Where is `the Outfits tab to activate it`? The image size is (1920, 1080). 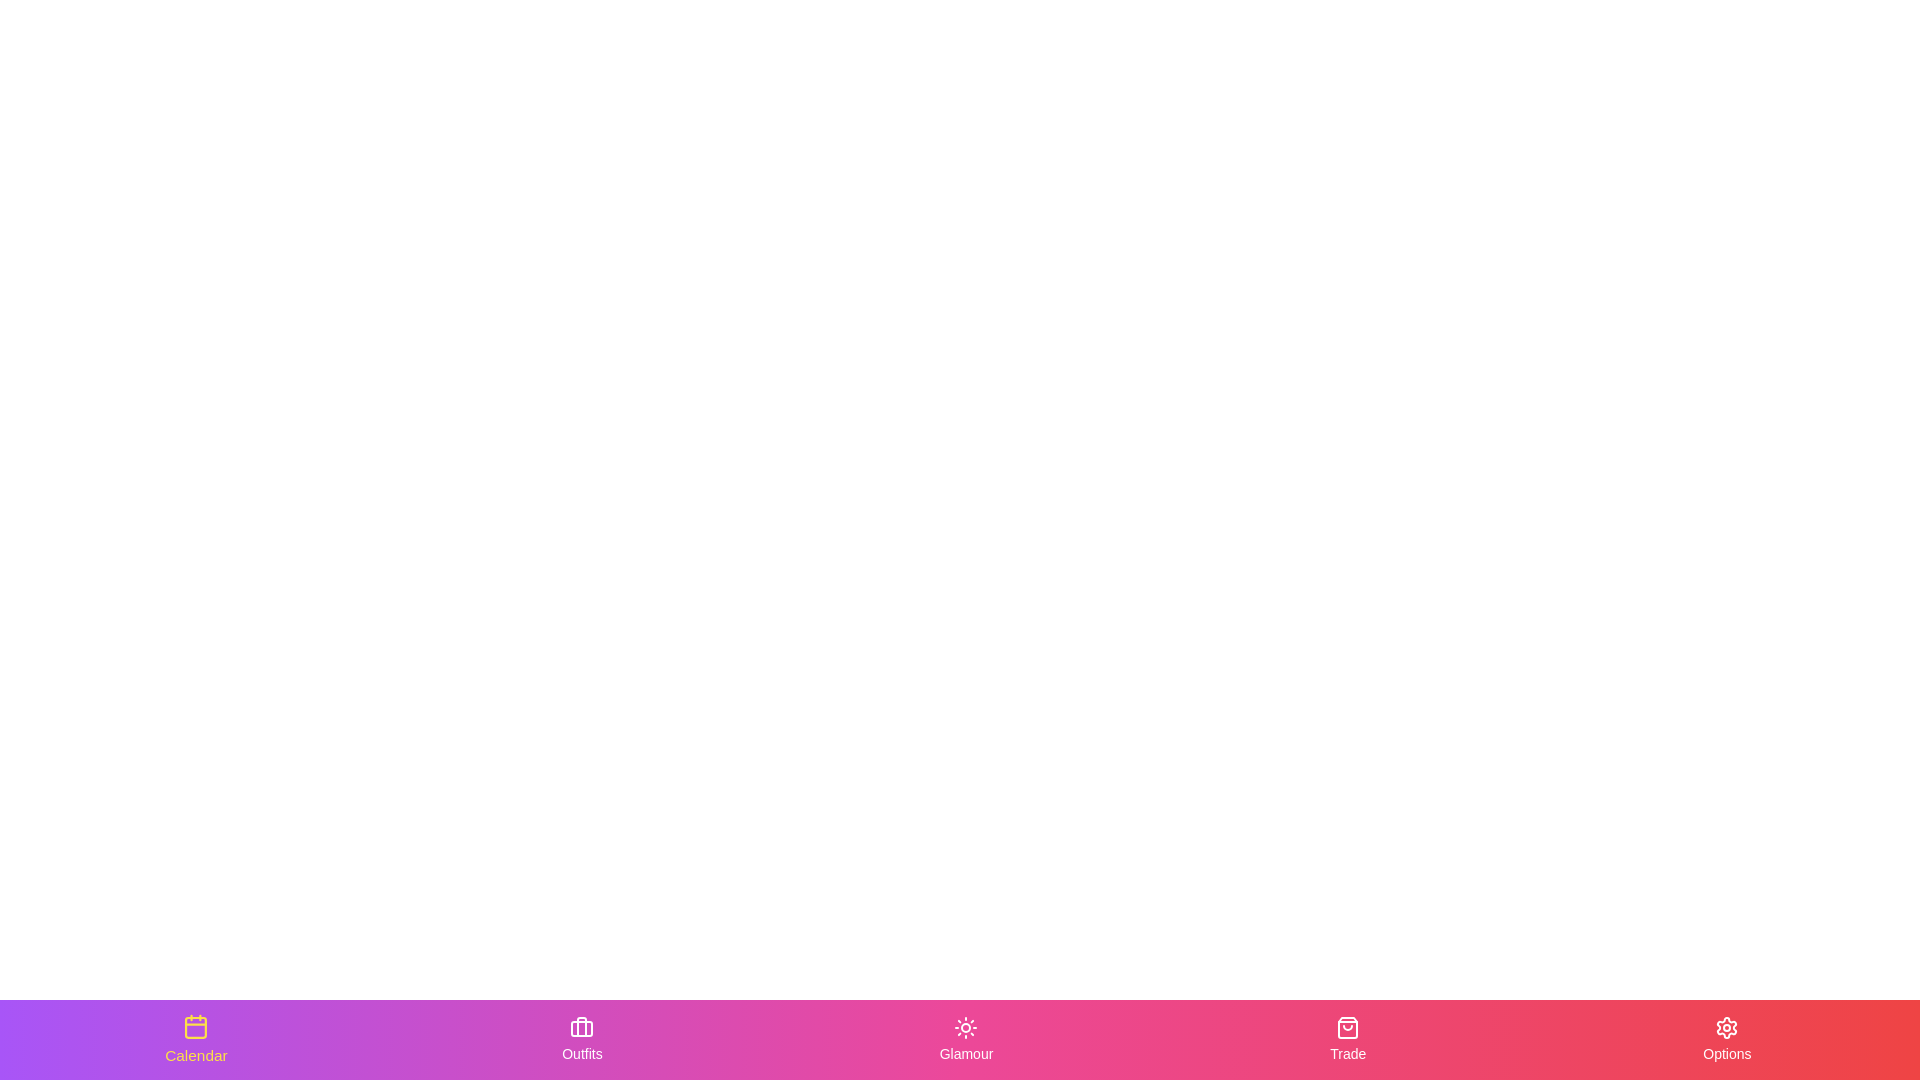
the Outfits tab to activate it is located at coordinates (580, 1039).